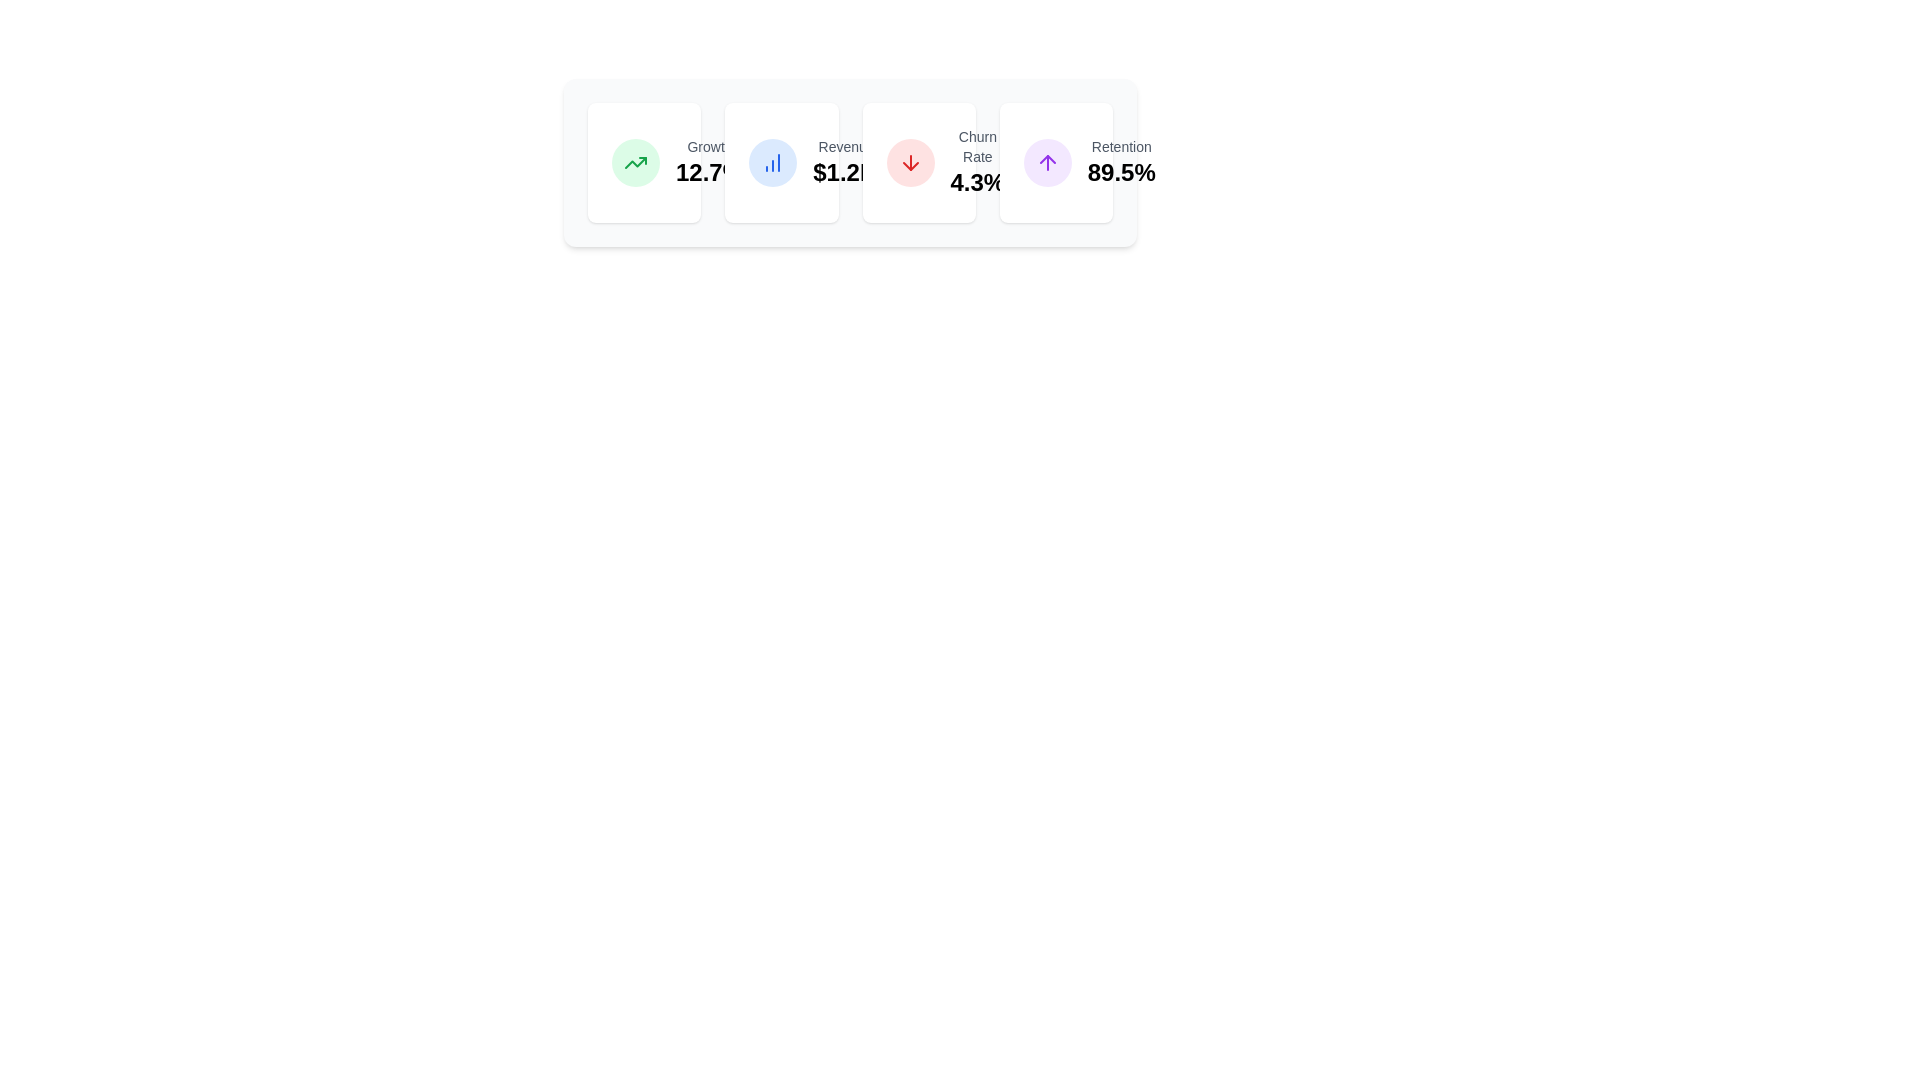  What do you see at coordinates (780, 161) in the screenshot?
I see `the Card displaying the revenue metric, which is the second card in the dashboard widget, situated between the 'Growth 12.7%' card on the left and the 'Churn Rate 4.3%' card on the right` at bounding box center [780, 161].